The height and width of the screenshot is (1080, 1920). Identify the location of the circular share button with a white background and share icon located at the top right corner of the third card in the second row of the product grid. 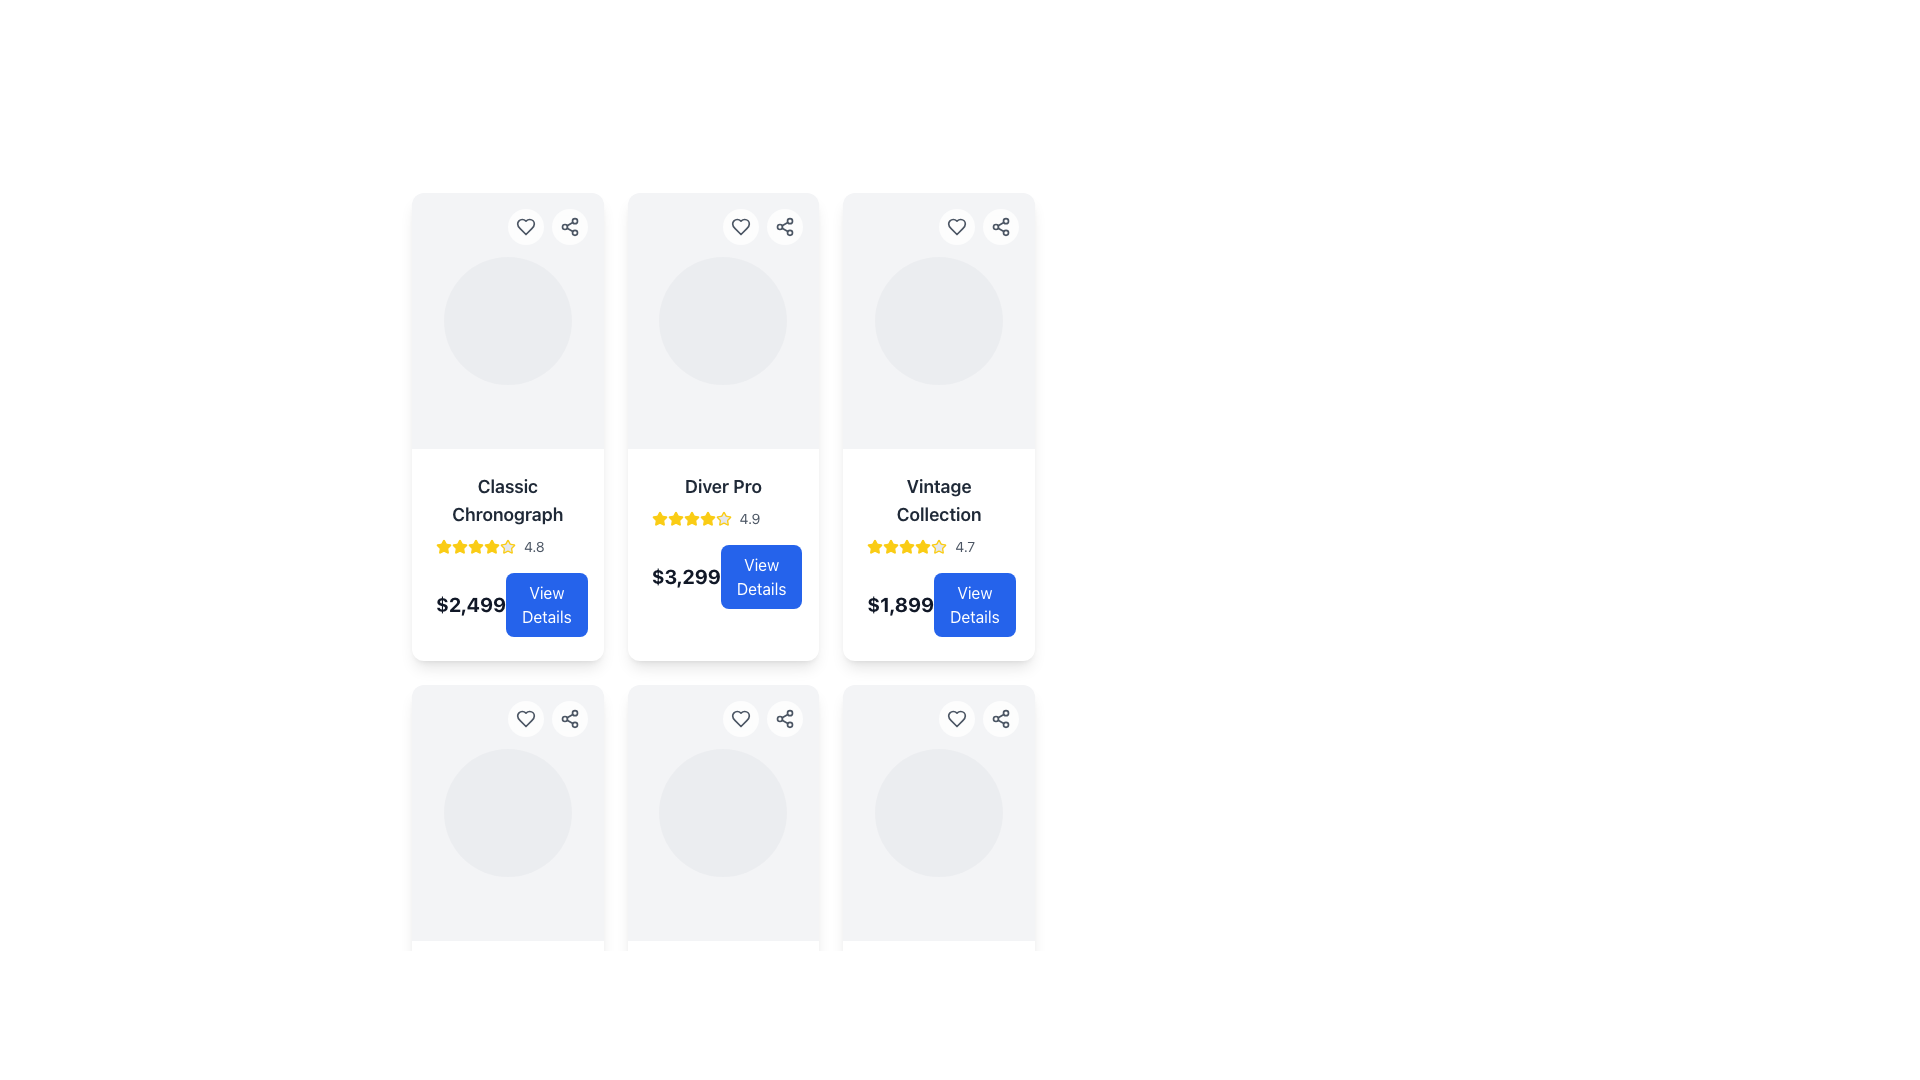
(568, 717).